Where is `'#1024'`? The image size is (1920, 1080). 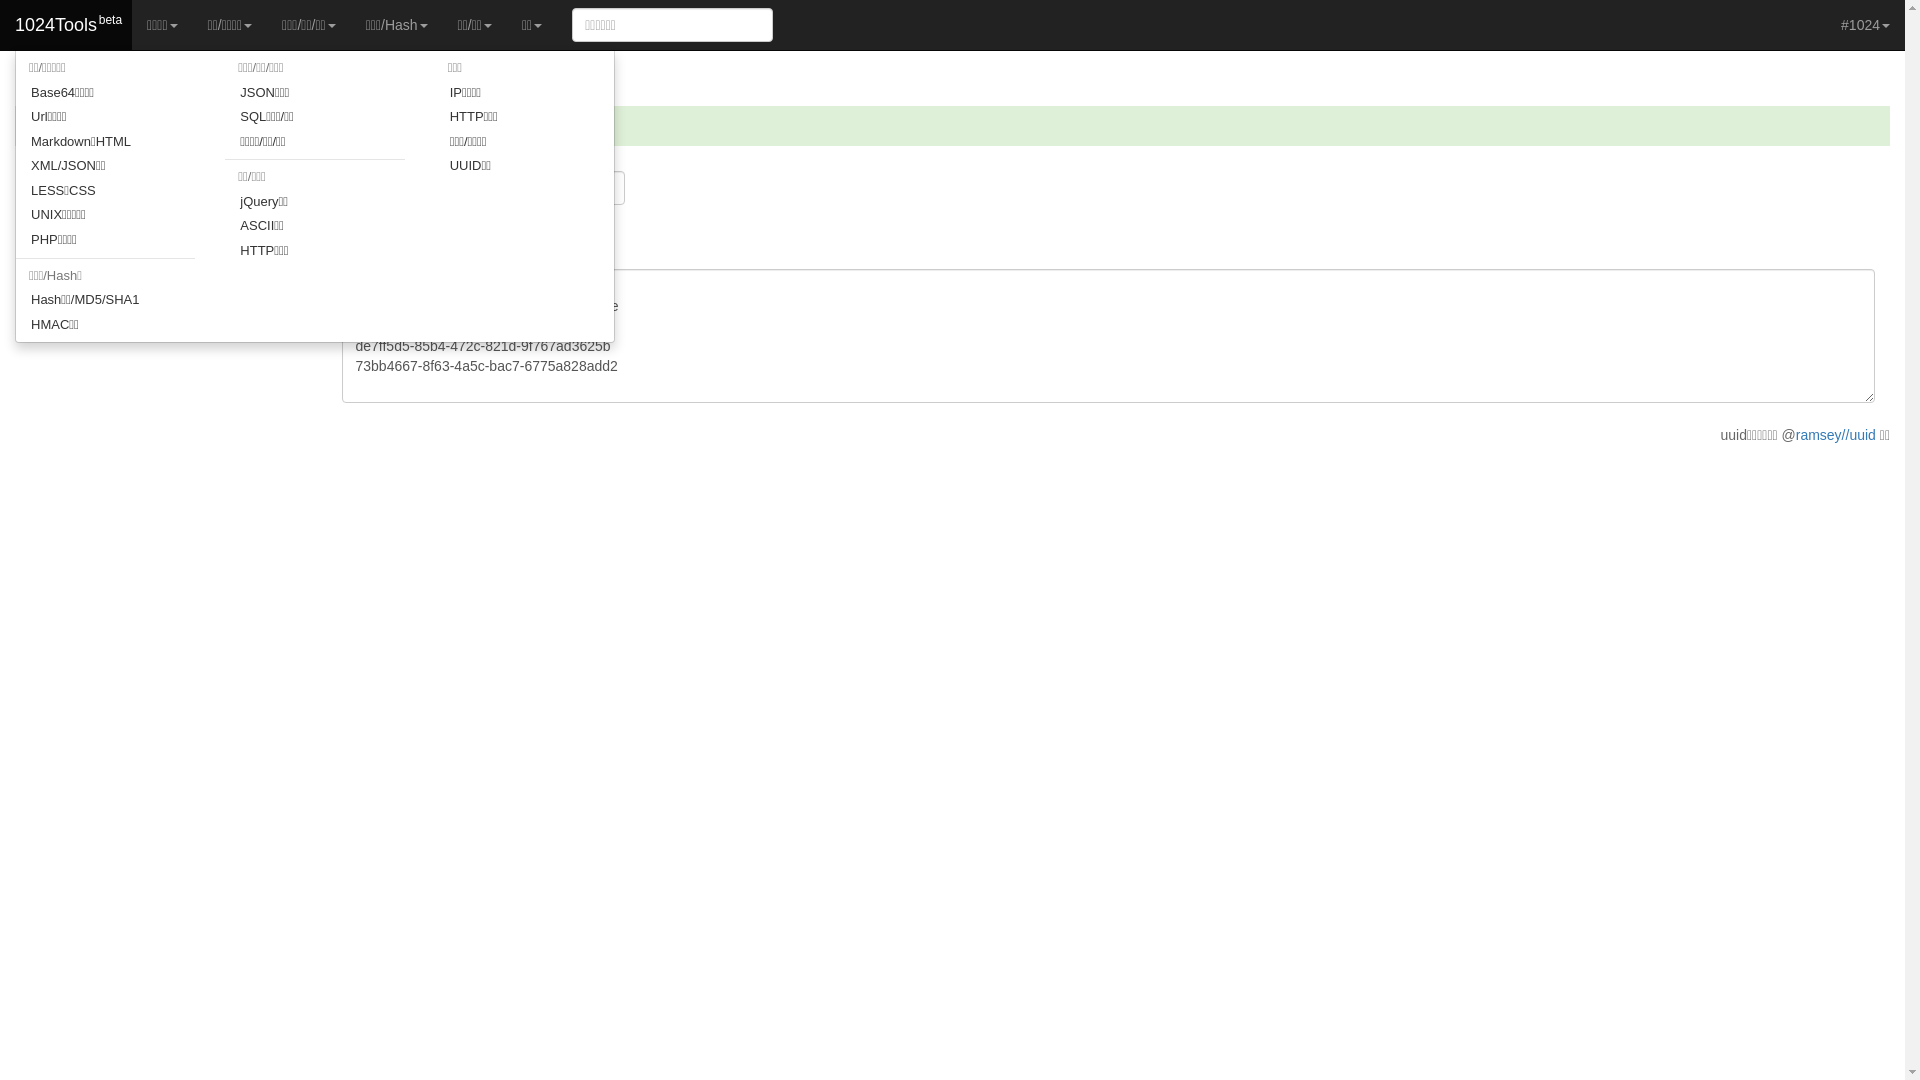
'#1024' is located at coordinates (1864, 24).